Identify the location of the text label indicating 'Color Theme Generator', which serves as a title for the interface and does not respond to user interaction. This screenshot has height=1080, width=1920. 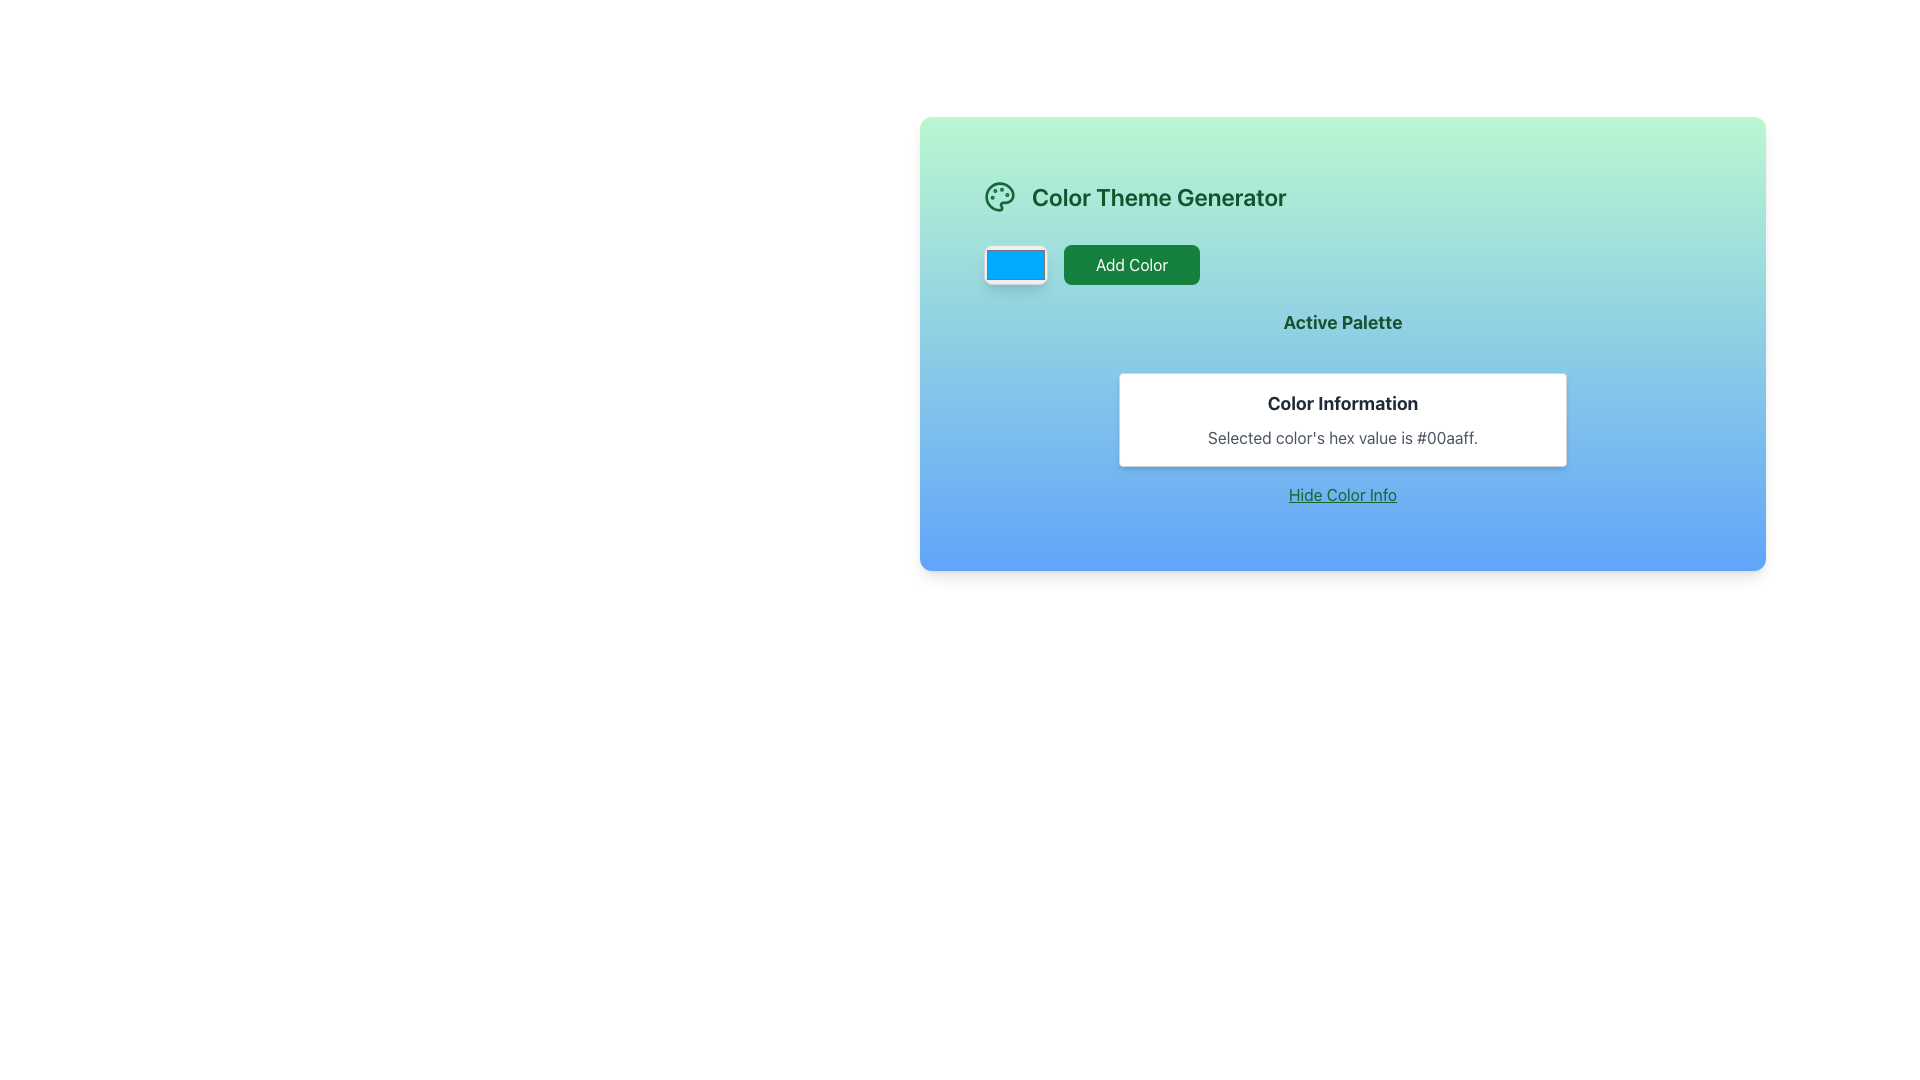
(1159, 196).